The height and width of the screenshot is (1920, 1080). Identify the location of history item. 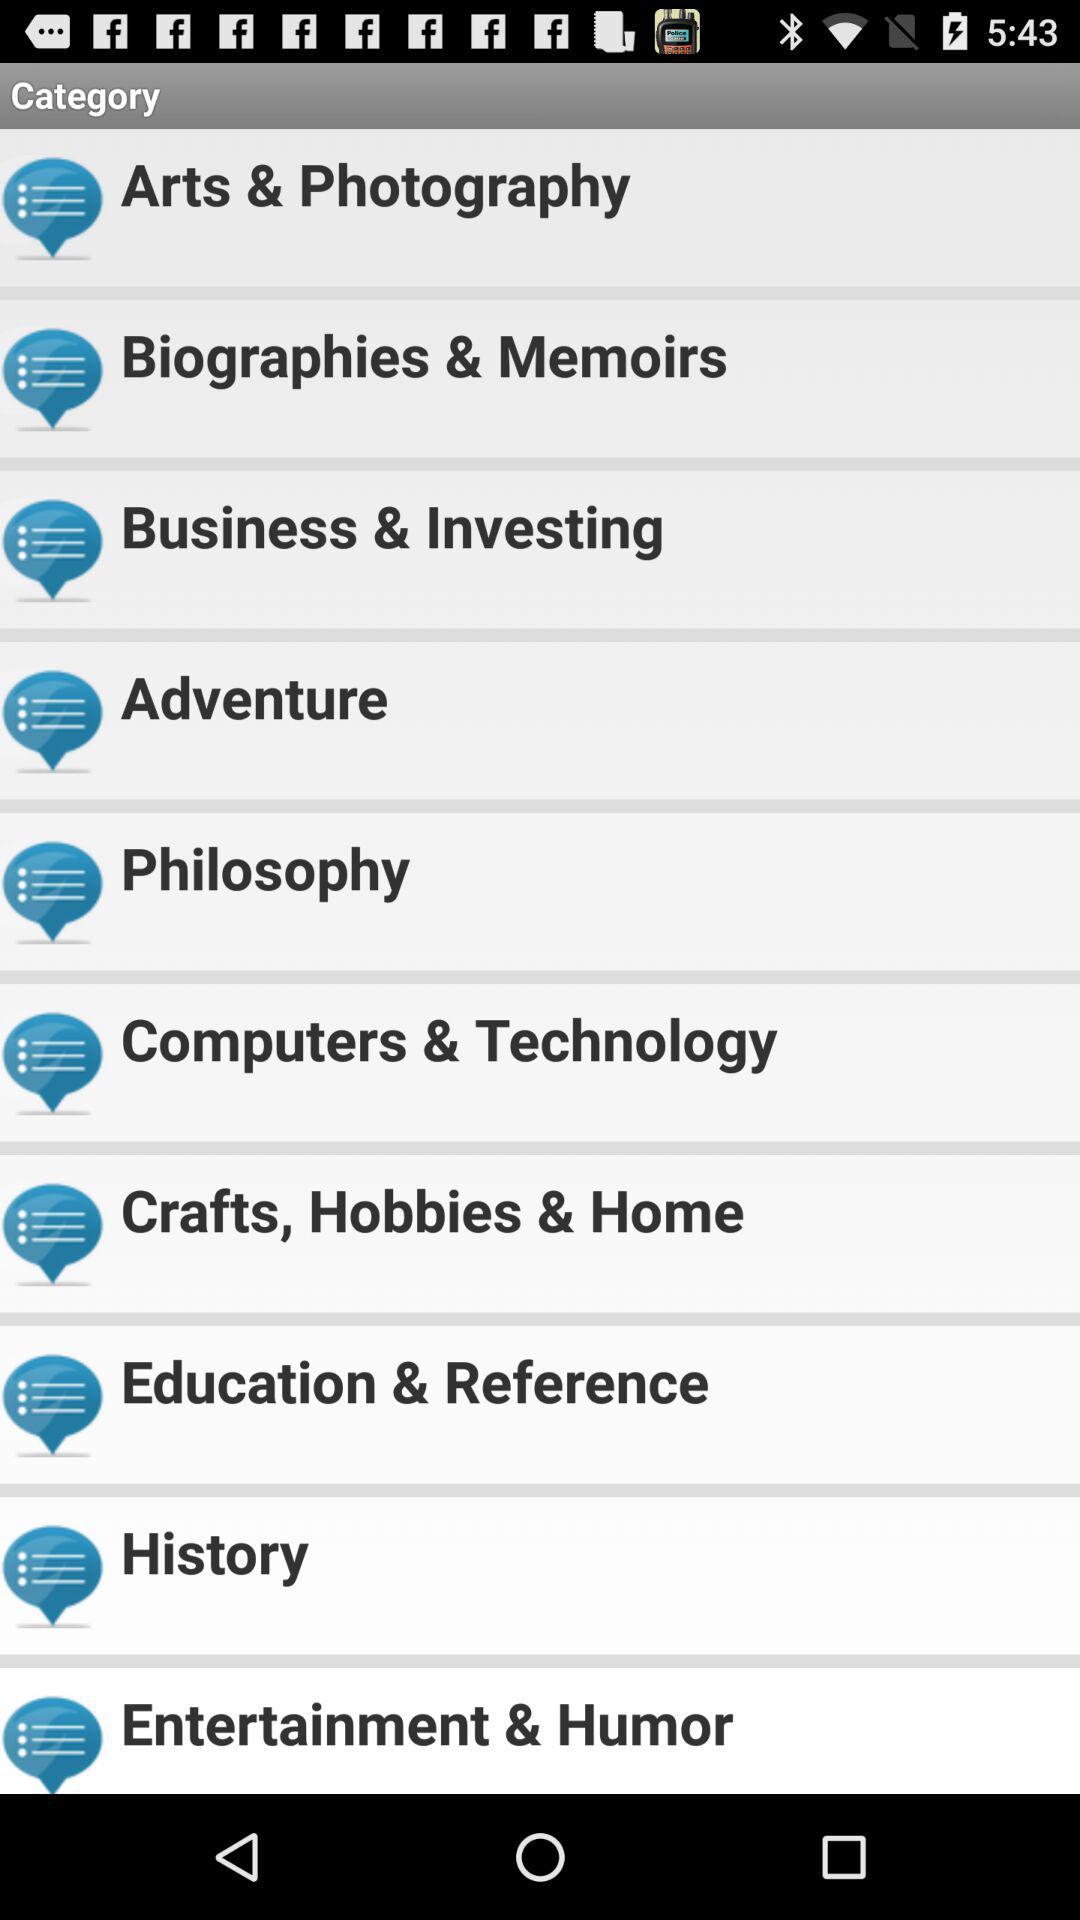
(591, 1542).